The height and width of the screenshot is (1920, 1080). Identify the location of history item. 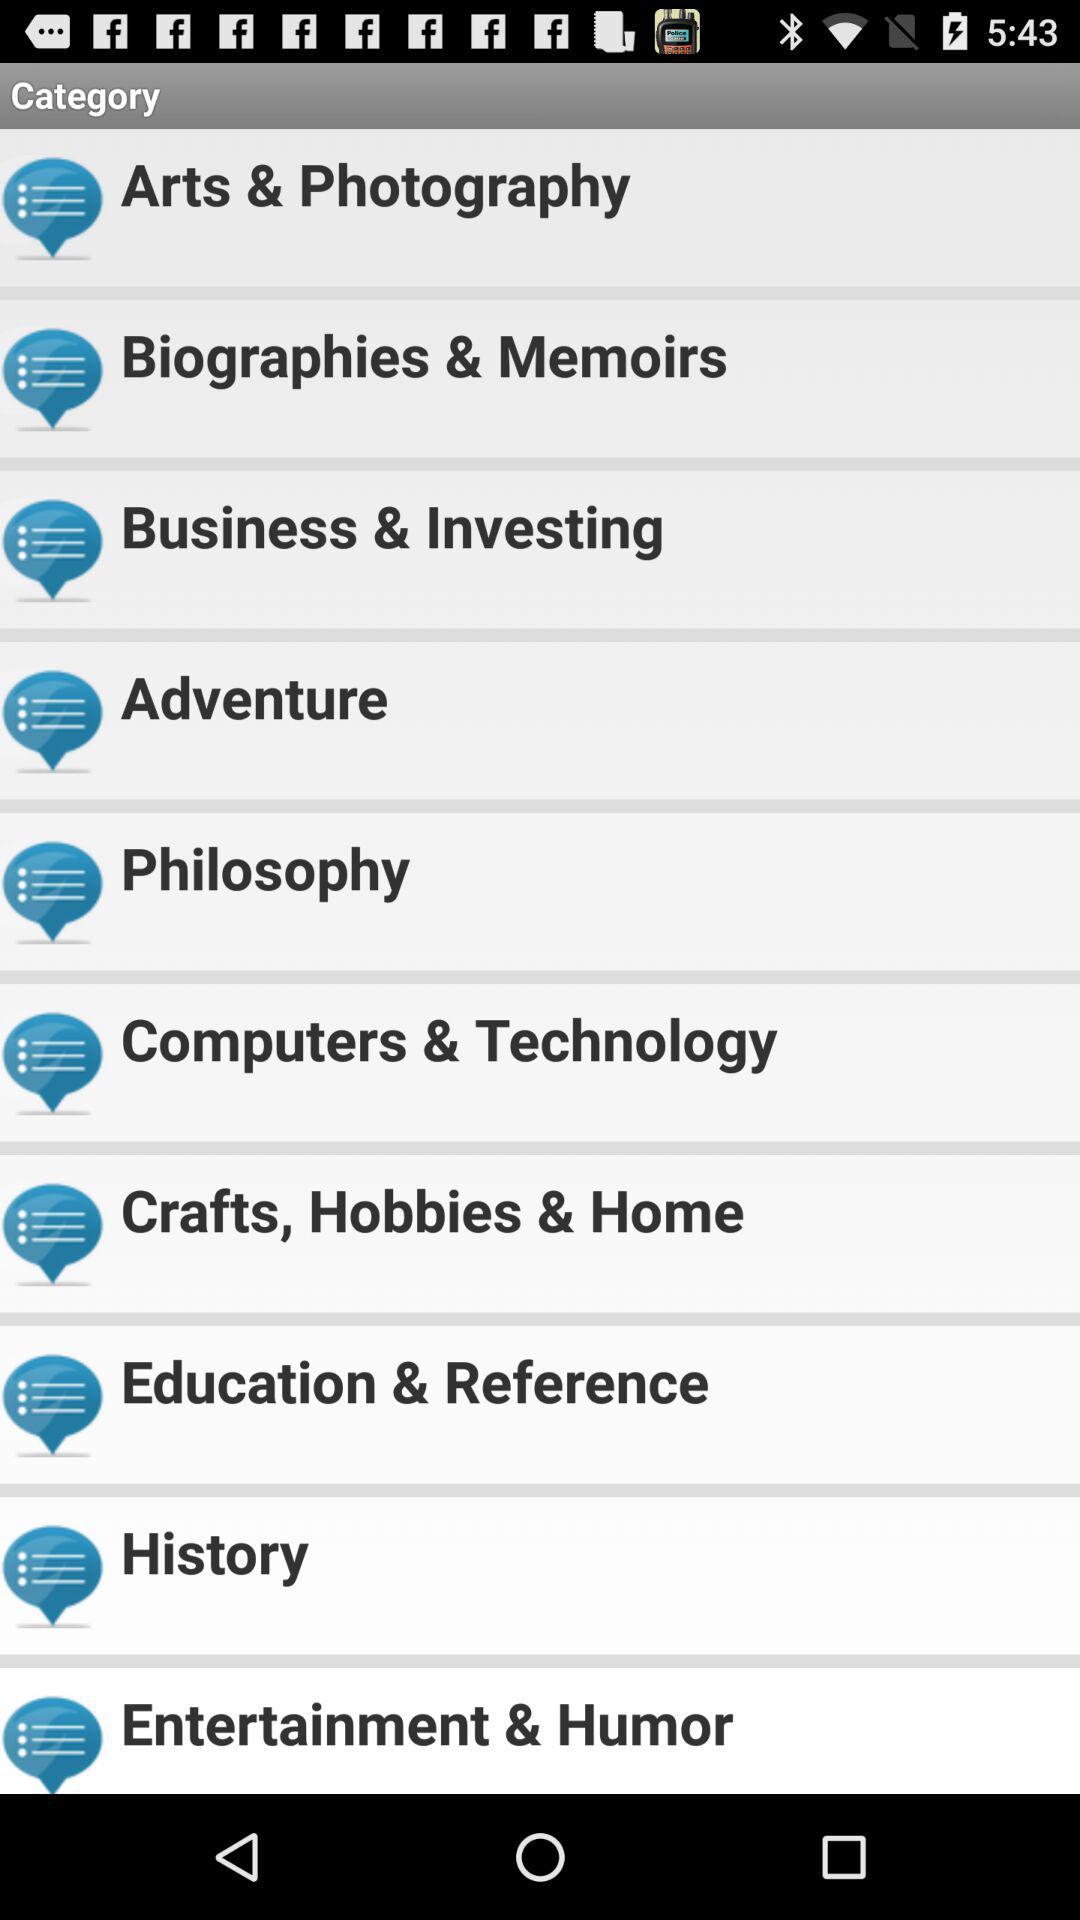
(591, 1542).